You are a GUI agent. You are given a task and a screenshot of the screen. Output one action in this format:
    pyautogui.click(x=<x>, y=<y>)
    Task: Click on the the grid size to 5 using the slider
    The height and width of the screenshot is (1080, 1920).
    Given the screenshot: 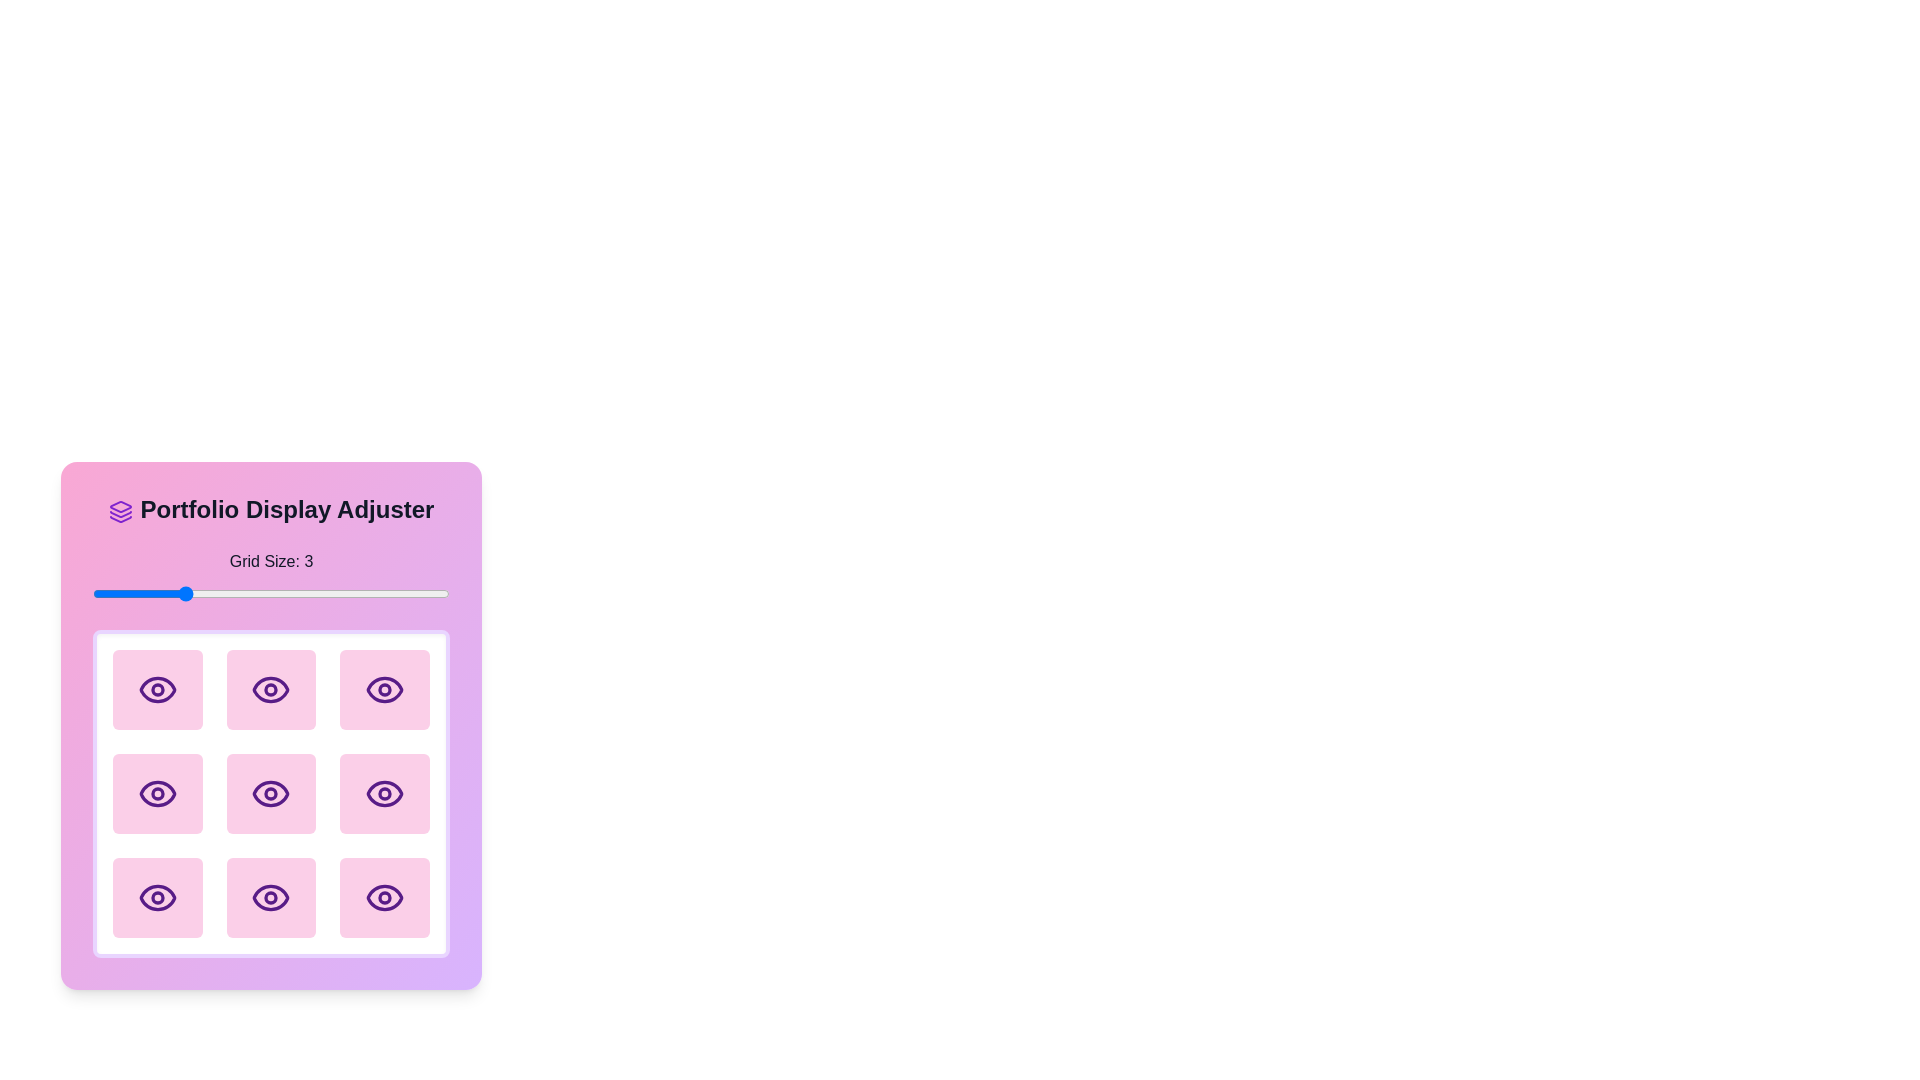 What is the action you would take?
    pyautogui.click(x=360, y=593)
    